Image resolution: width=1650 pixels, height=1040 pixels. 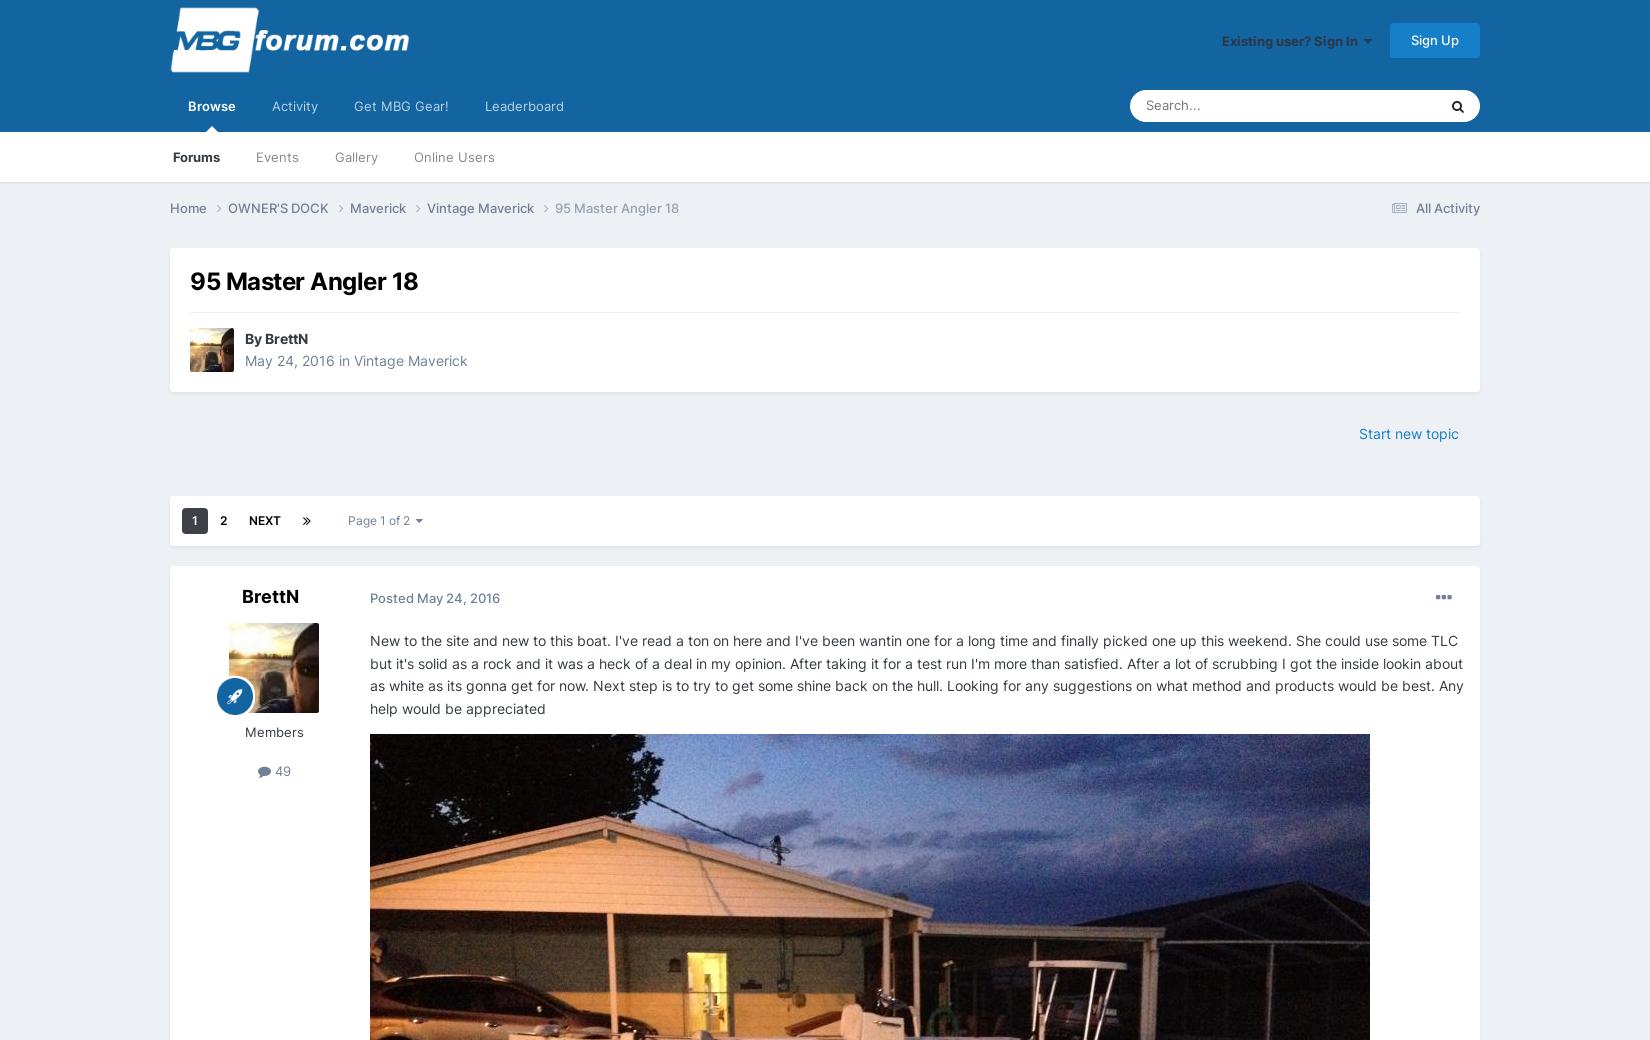 What do you see at coordinates (264, 520) in the screenshot?
I see `'Next'` at bounding box center [264, 520].